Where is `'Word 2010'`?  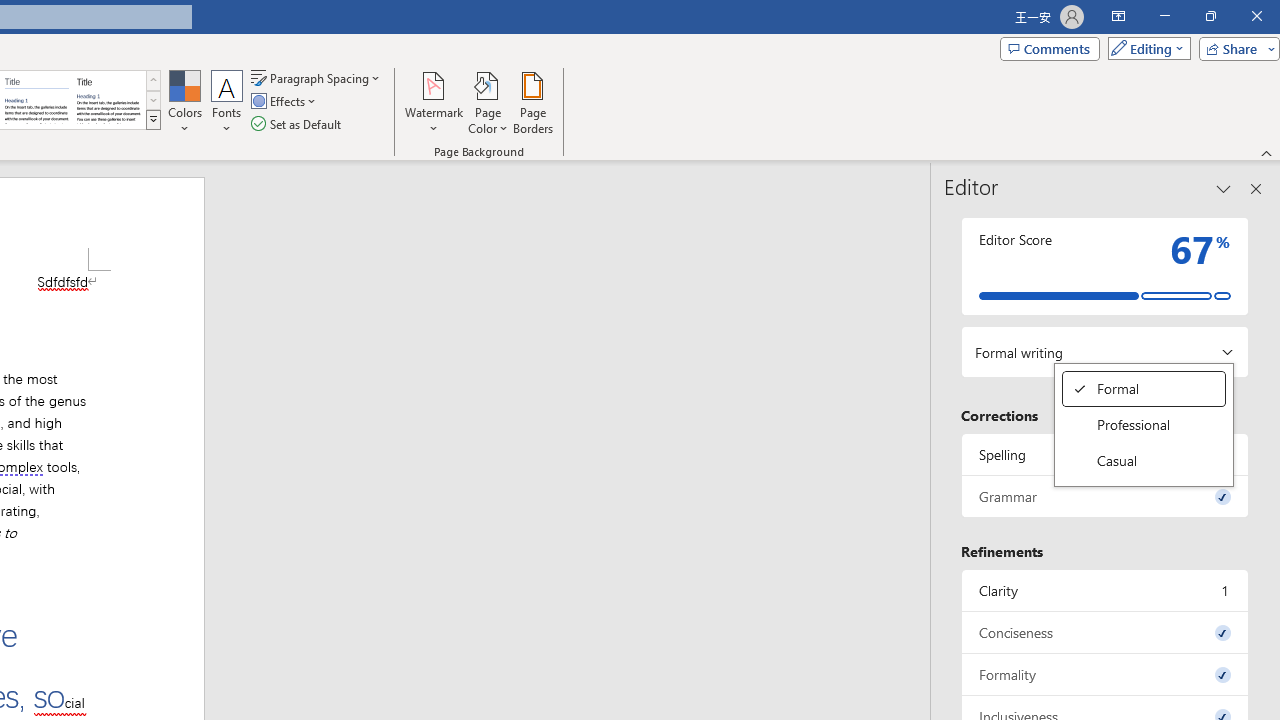 'Word 2010' is located at coordinates (37, 100).